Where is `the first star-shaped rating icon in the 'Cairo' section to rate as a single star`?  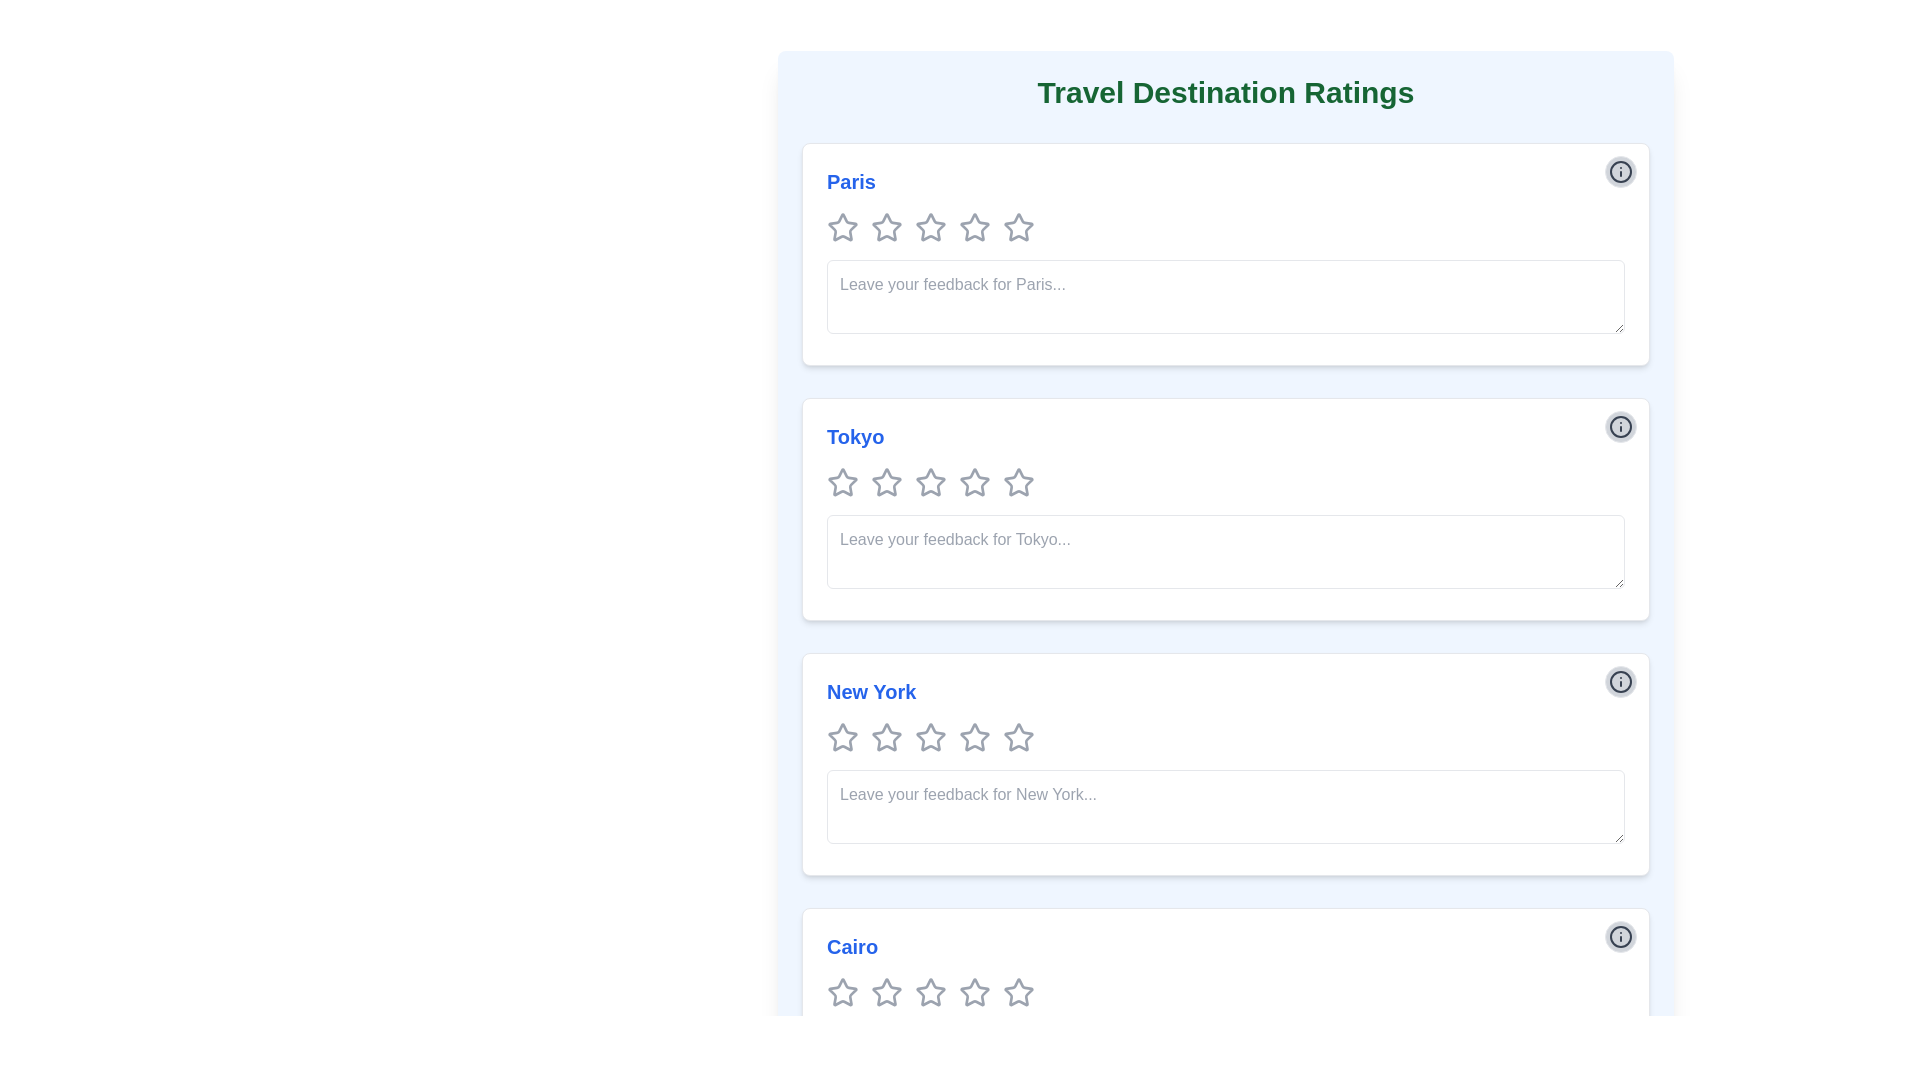 the first star-shaped rating icon in the 'Cairo' section to rate as a single star is located at coordinates (843, 992).